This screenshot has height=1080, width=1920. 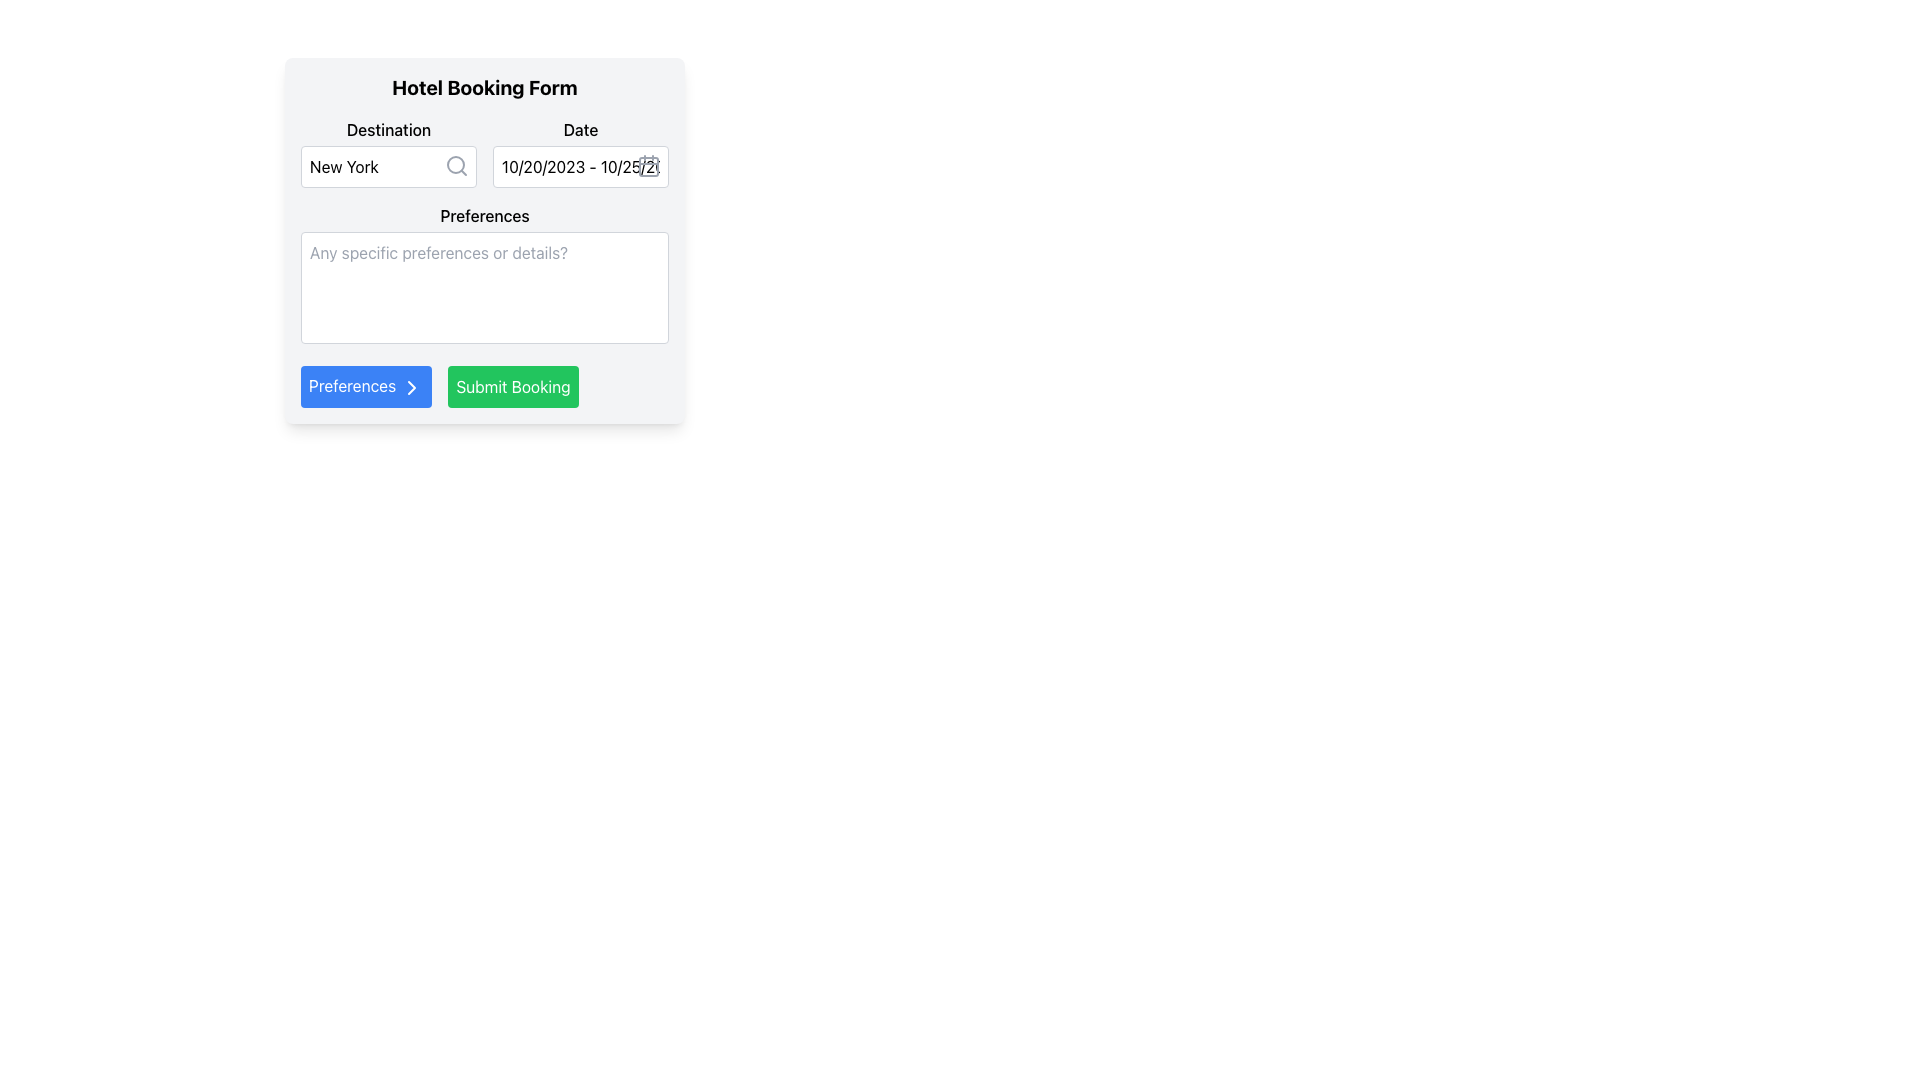 I want to click on the prominent heading text label reading 'Hotel Booking Form', which is styled in bold, extra-large font and positioned at the top of the form interface, so click(x=484, y=87).